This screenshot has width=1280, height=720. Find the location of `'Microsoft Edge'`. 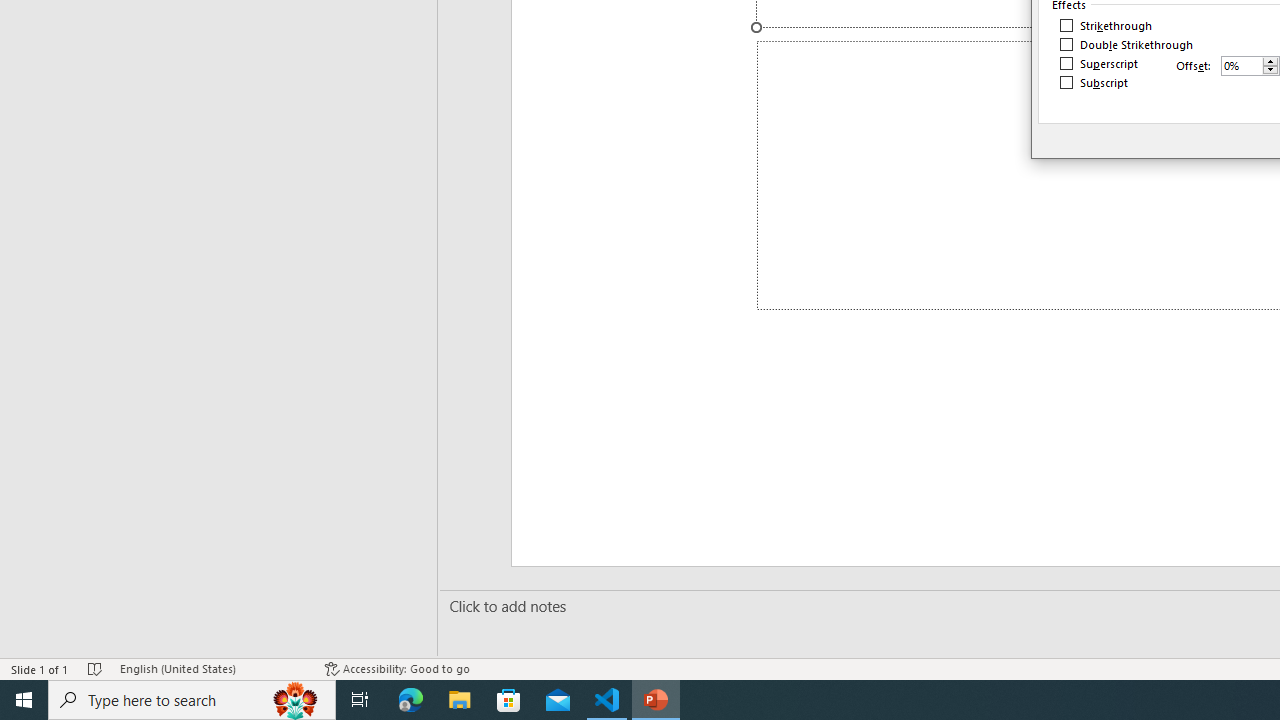

'Microsoft Edge' is located at coordinates (410, 698).